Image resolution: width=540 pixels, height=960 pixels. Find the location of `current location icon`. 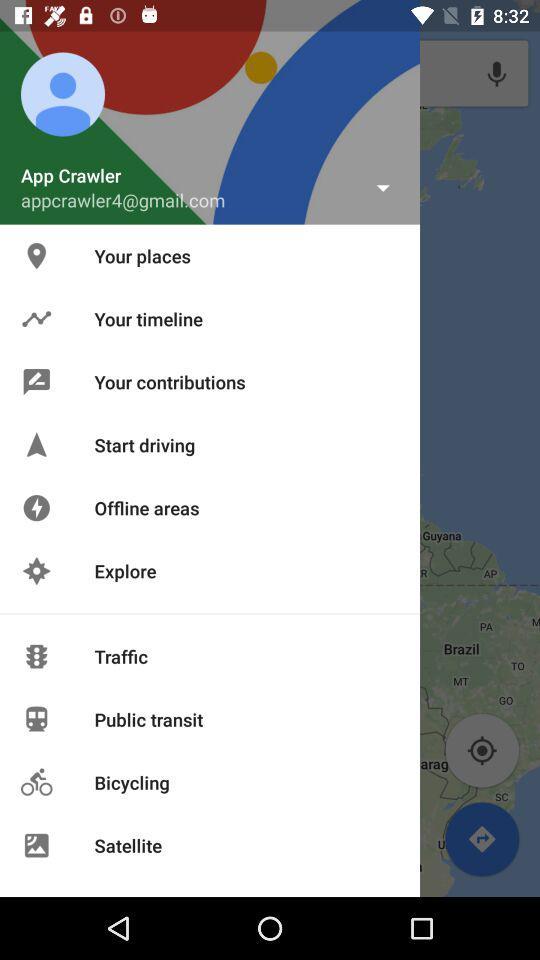

current location icon is located at coordinates (481, 750).